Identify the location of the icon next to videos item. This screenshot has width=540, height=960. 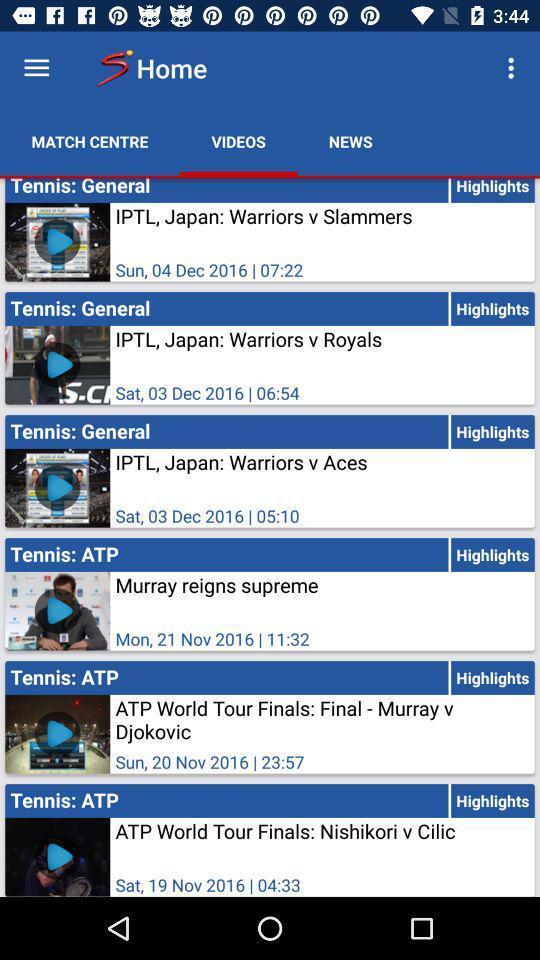
(89, 140).